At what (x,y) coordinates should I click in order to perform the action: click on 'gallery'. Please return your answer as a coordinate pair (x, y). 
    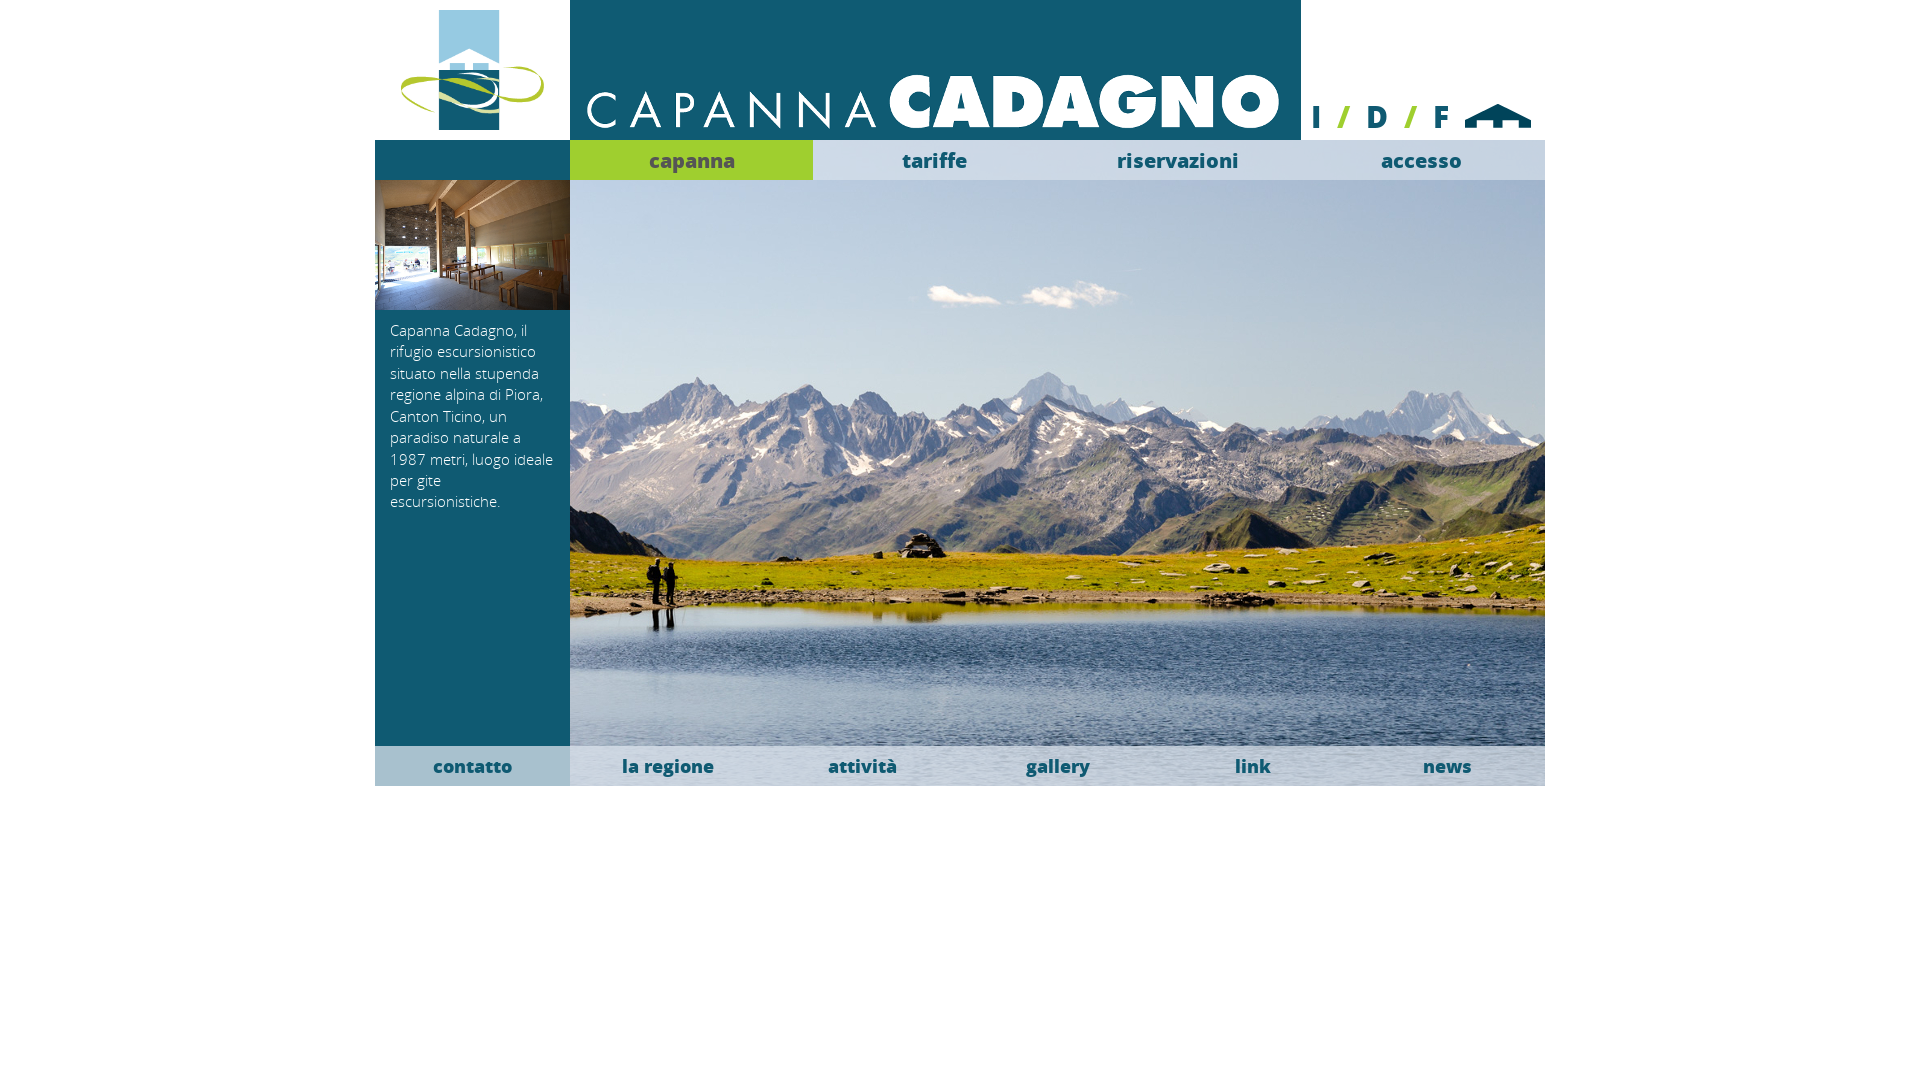
    Looking at the image, I should click on (1056, 765).